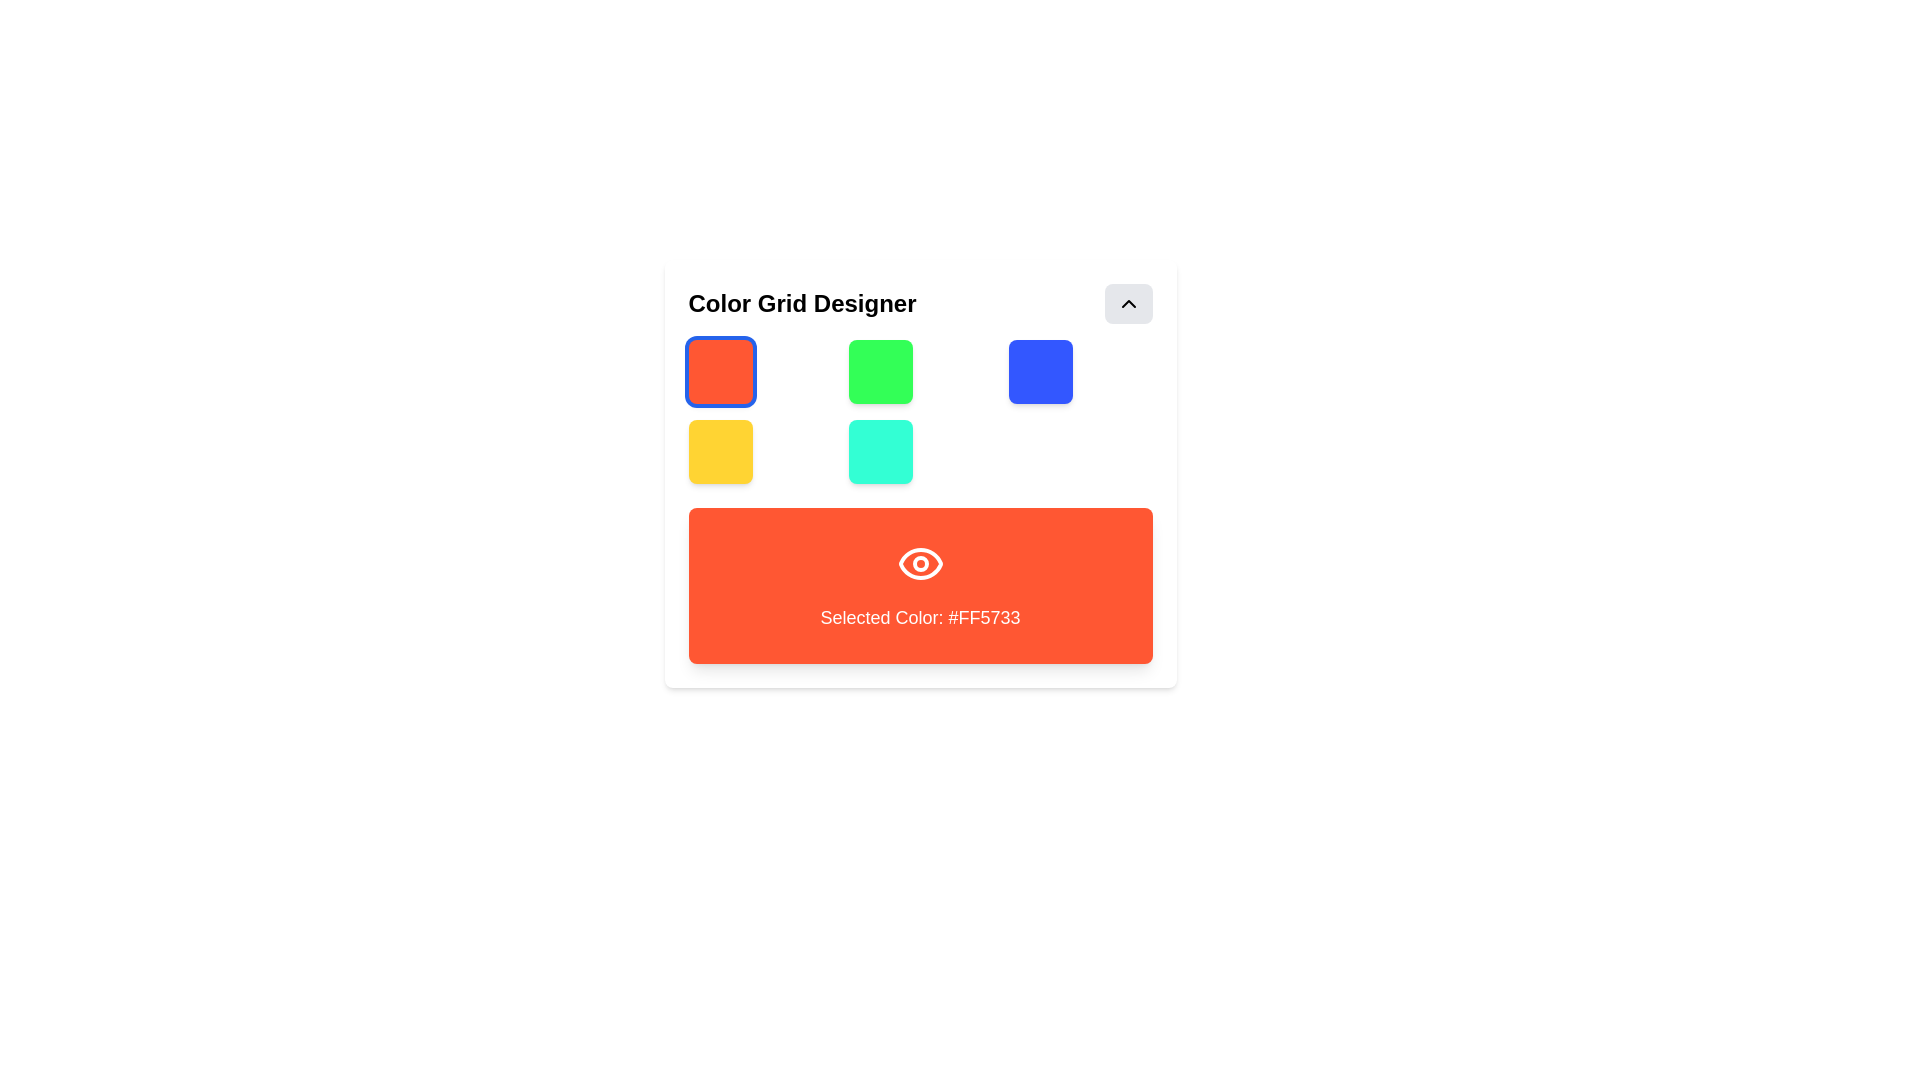  What do you see at coordinates (919, 563) in the screenshot?
I see `the eye SVG icon, which is centered within the red button labeled 'Selected Color: #FF5733'` at bounding box center [919, 563].